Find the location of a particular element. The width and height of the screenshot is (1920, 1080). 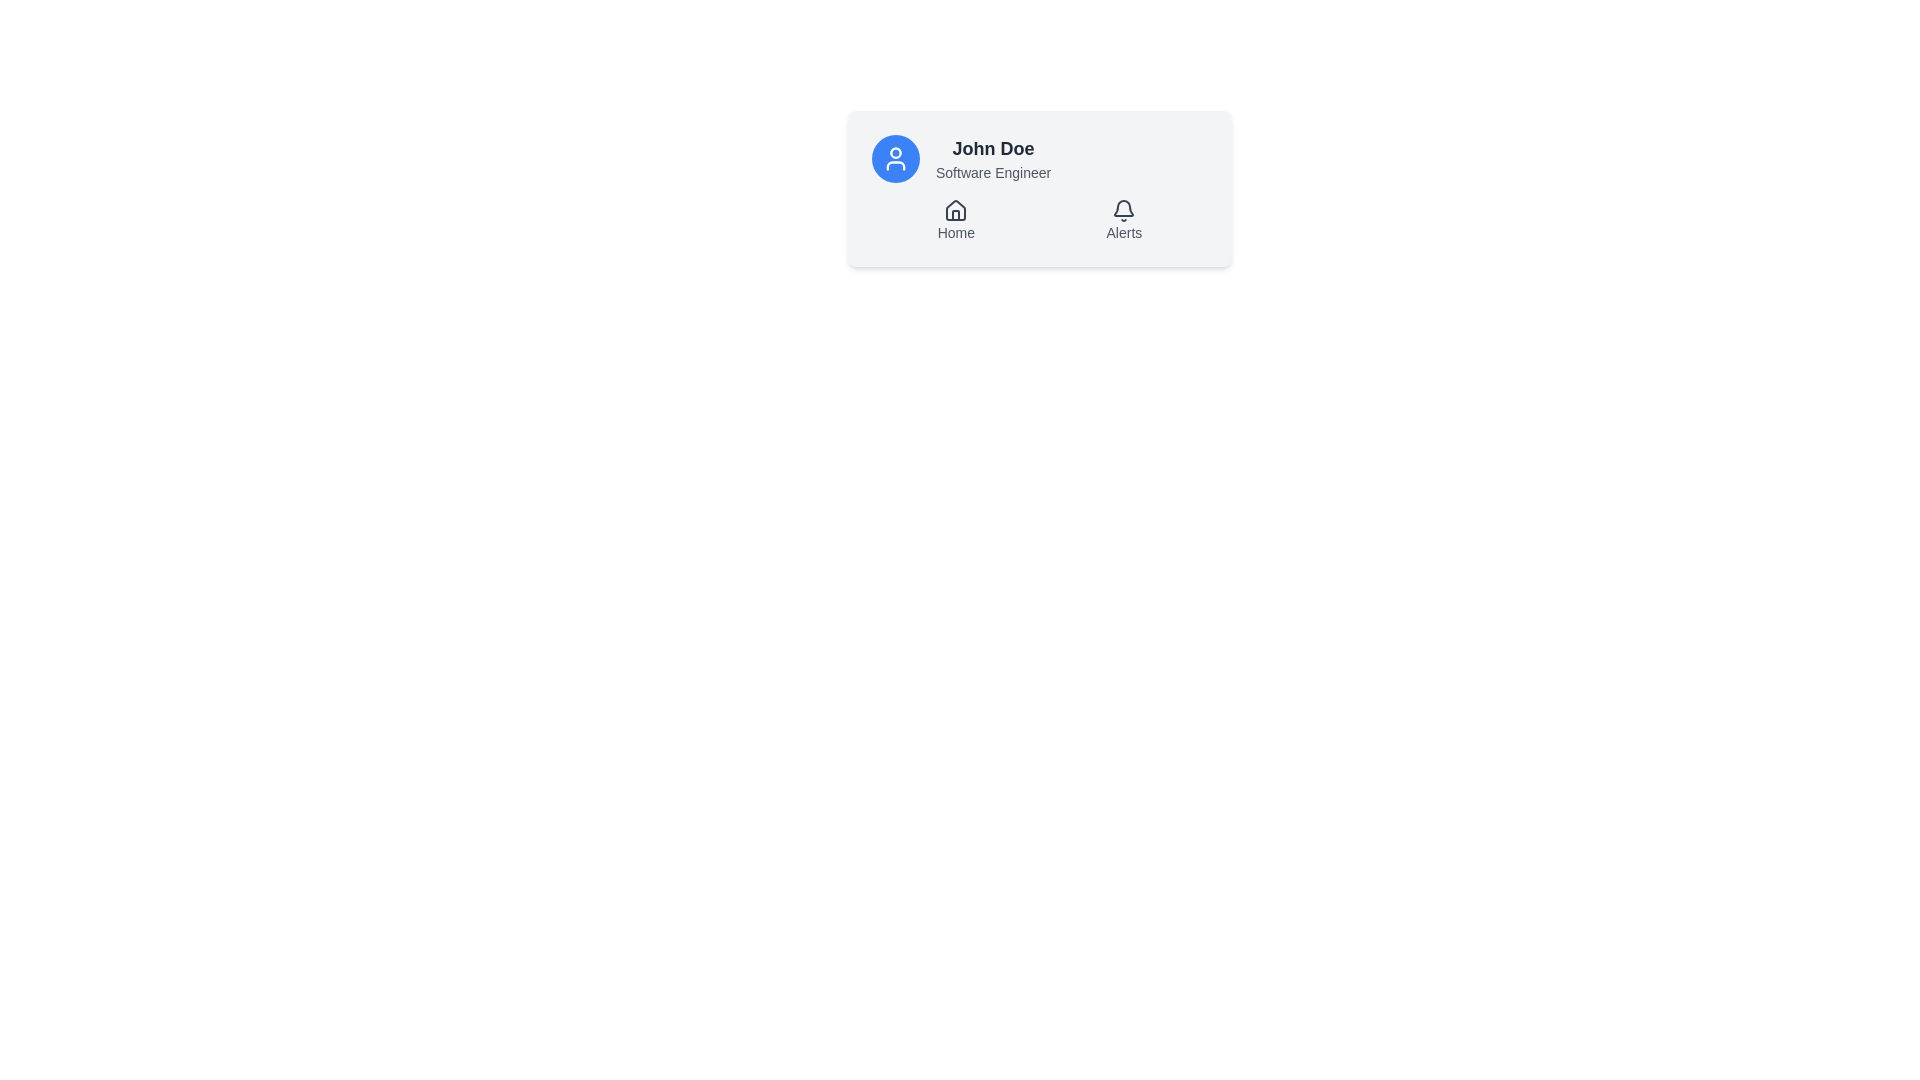

the circular profile icon button located to the left of the 'John Doe' text is located at coordinates (895, 157).